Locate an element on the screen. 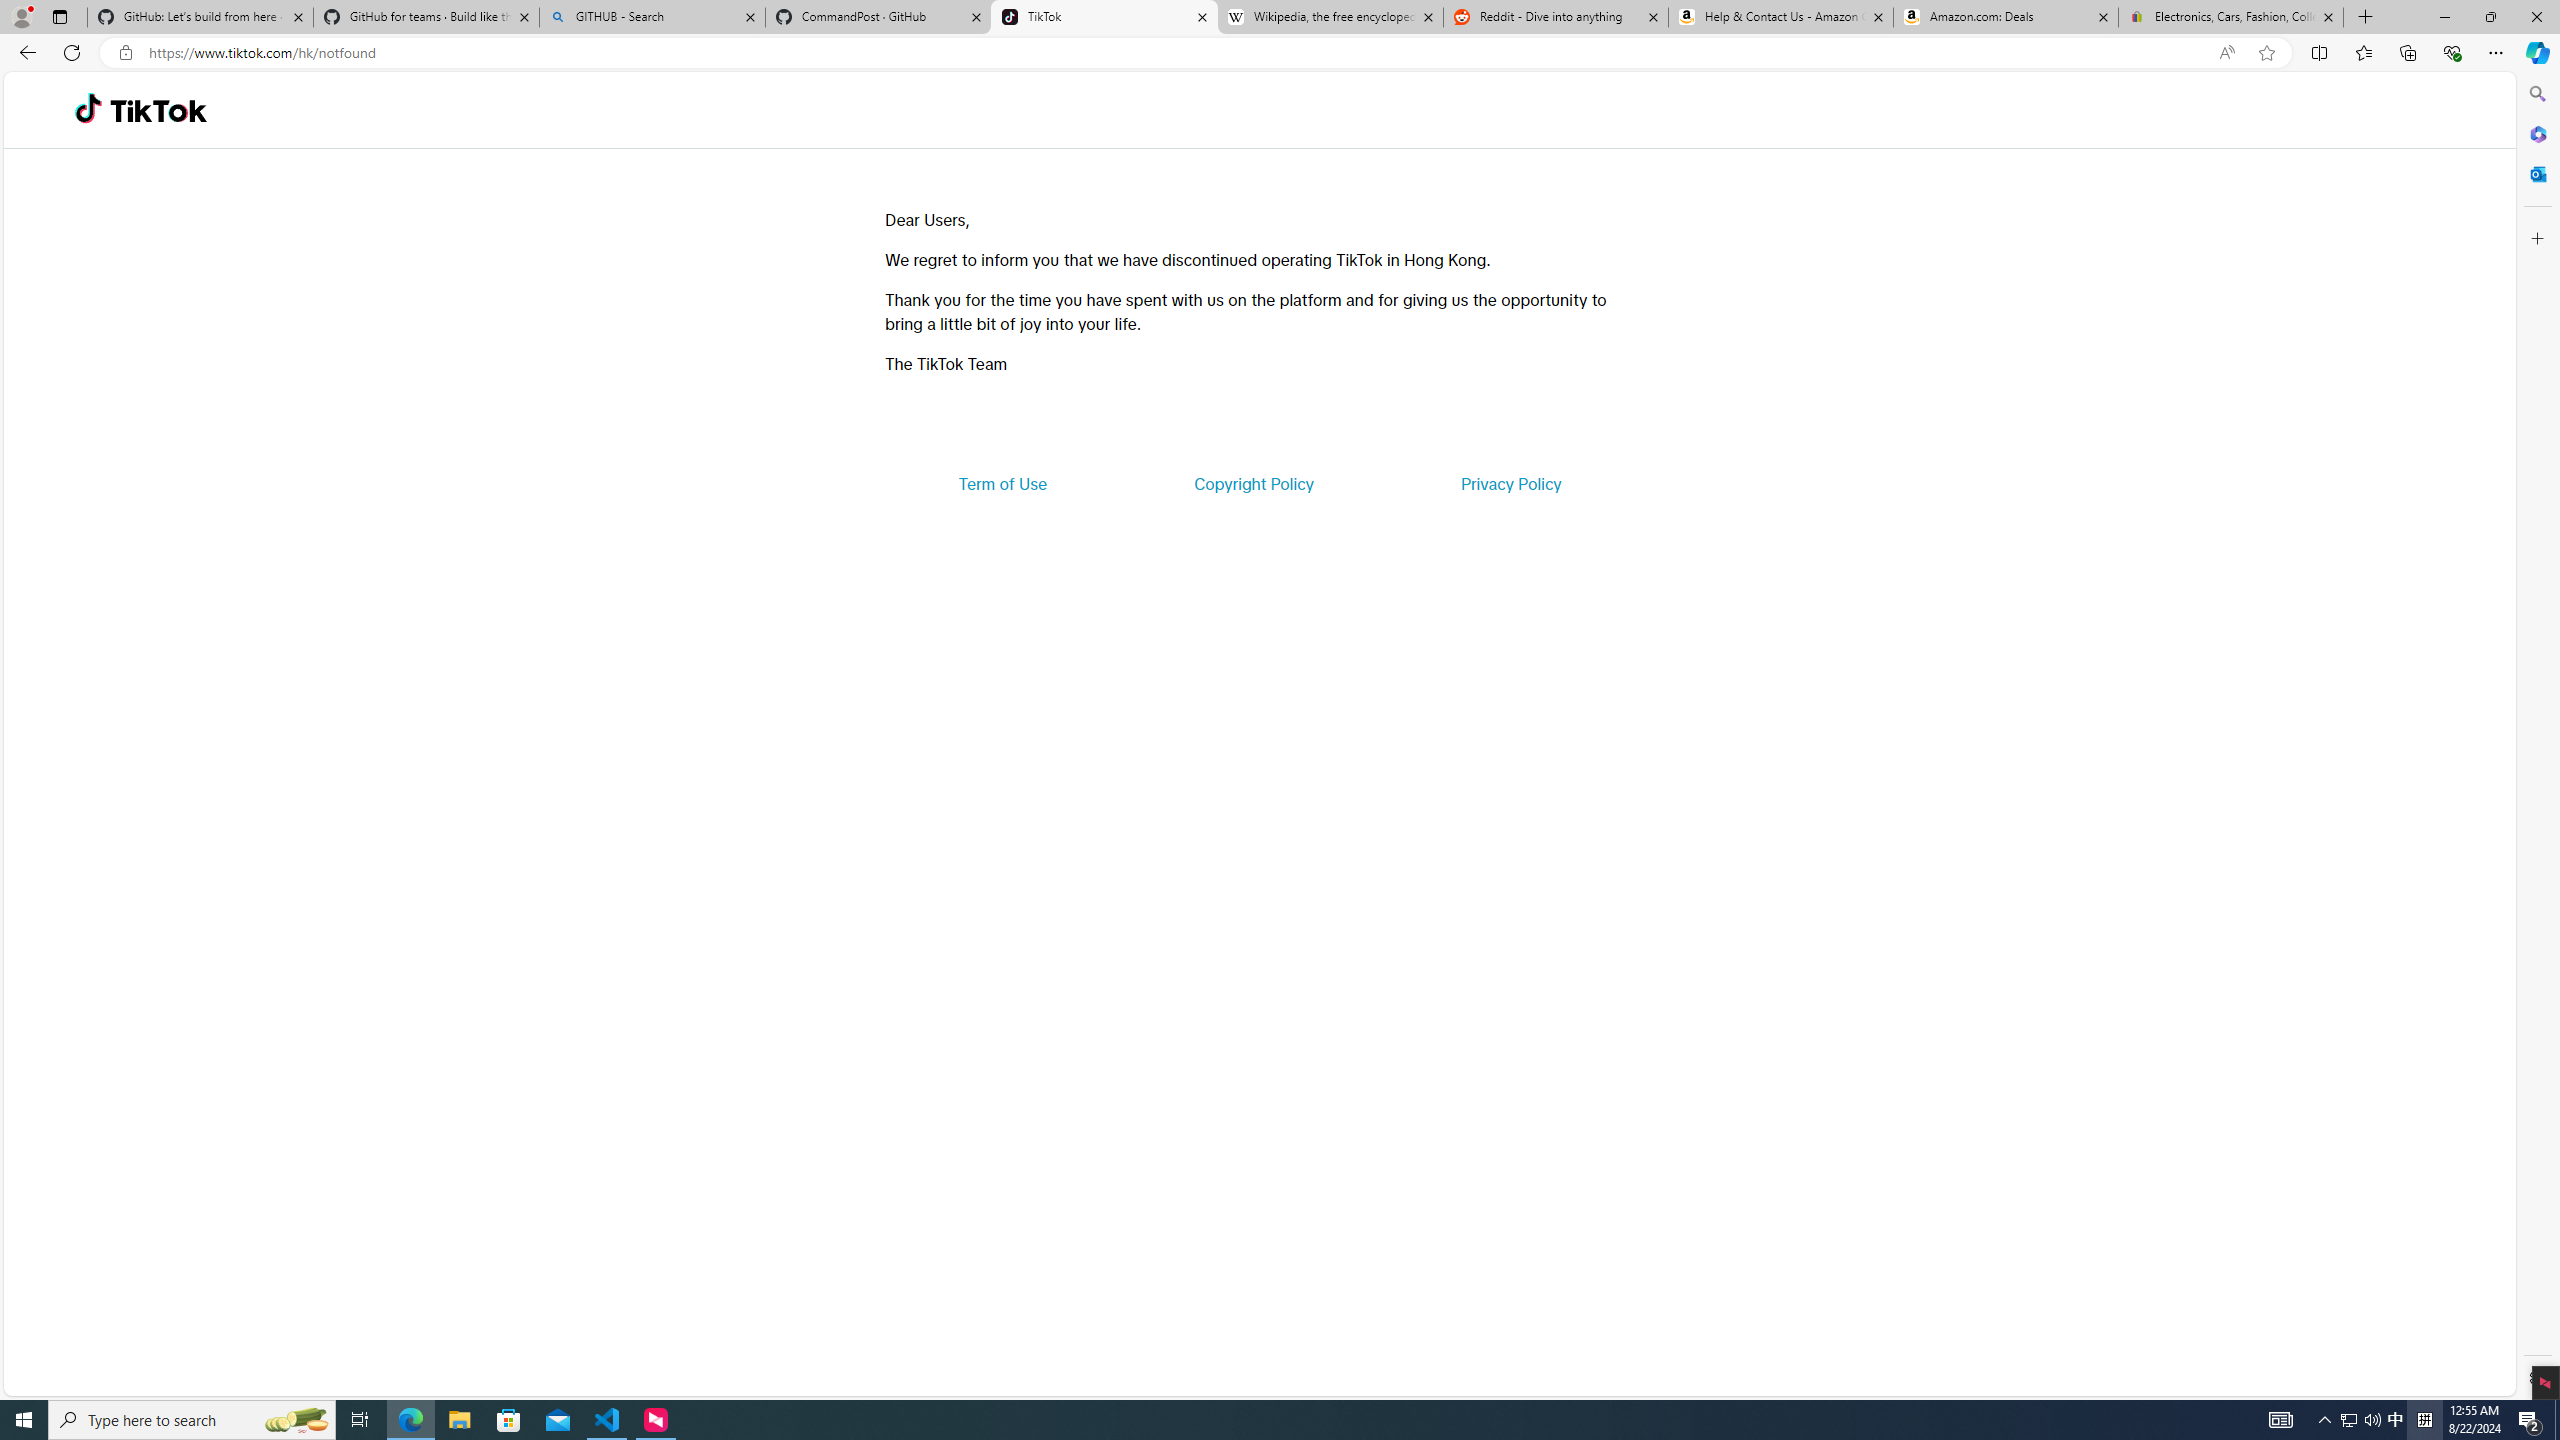 The width and height of the screenshot is (2560, 1440). 'Help & Contact Us - Amazon Customer Service' is located at coordinates (1780, 16).